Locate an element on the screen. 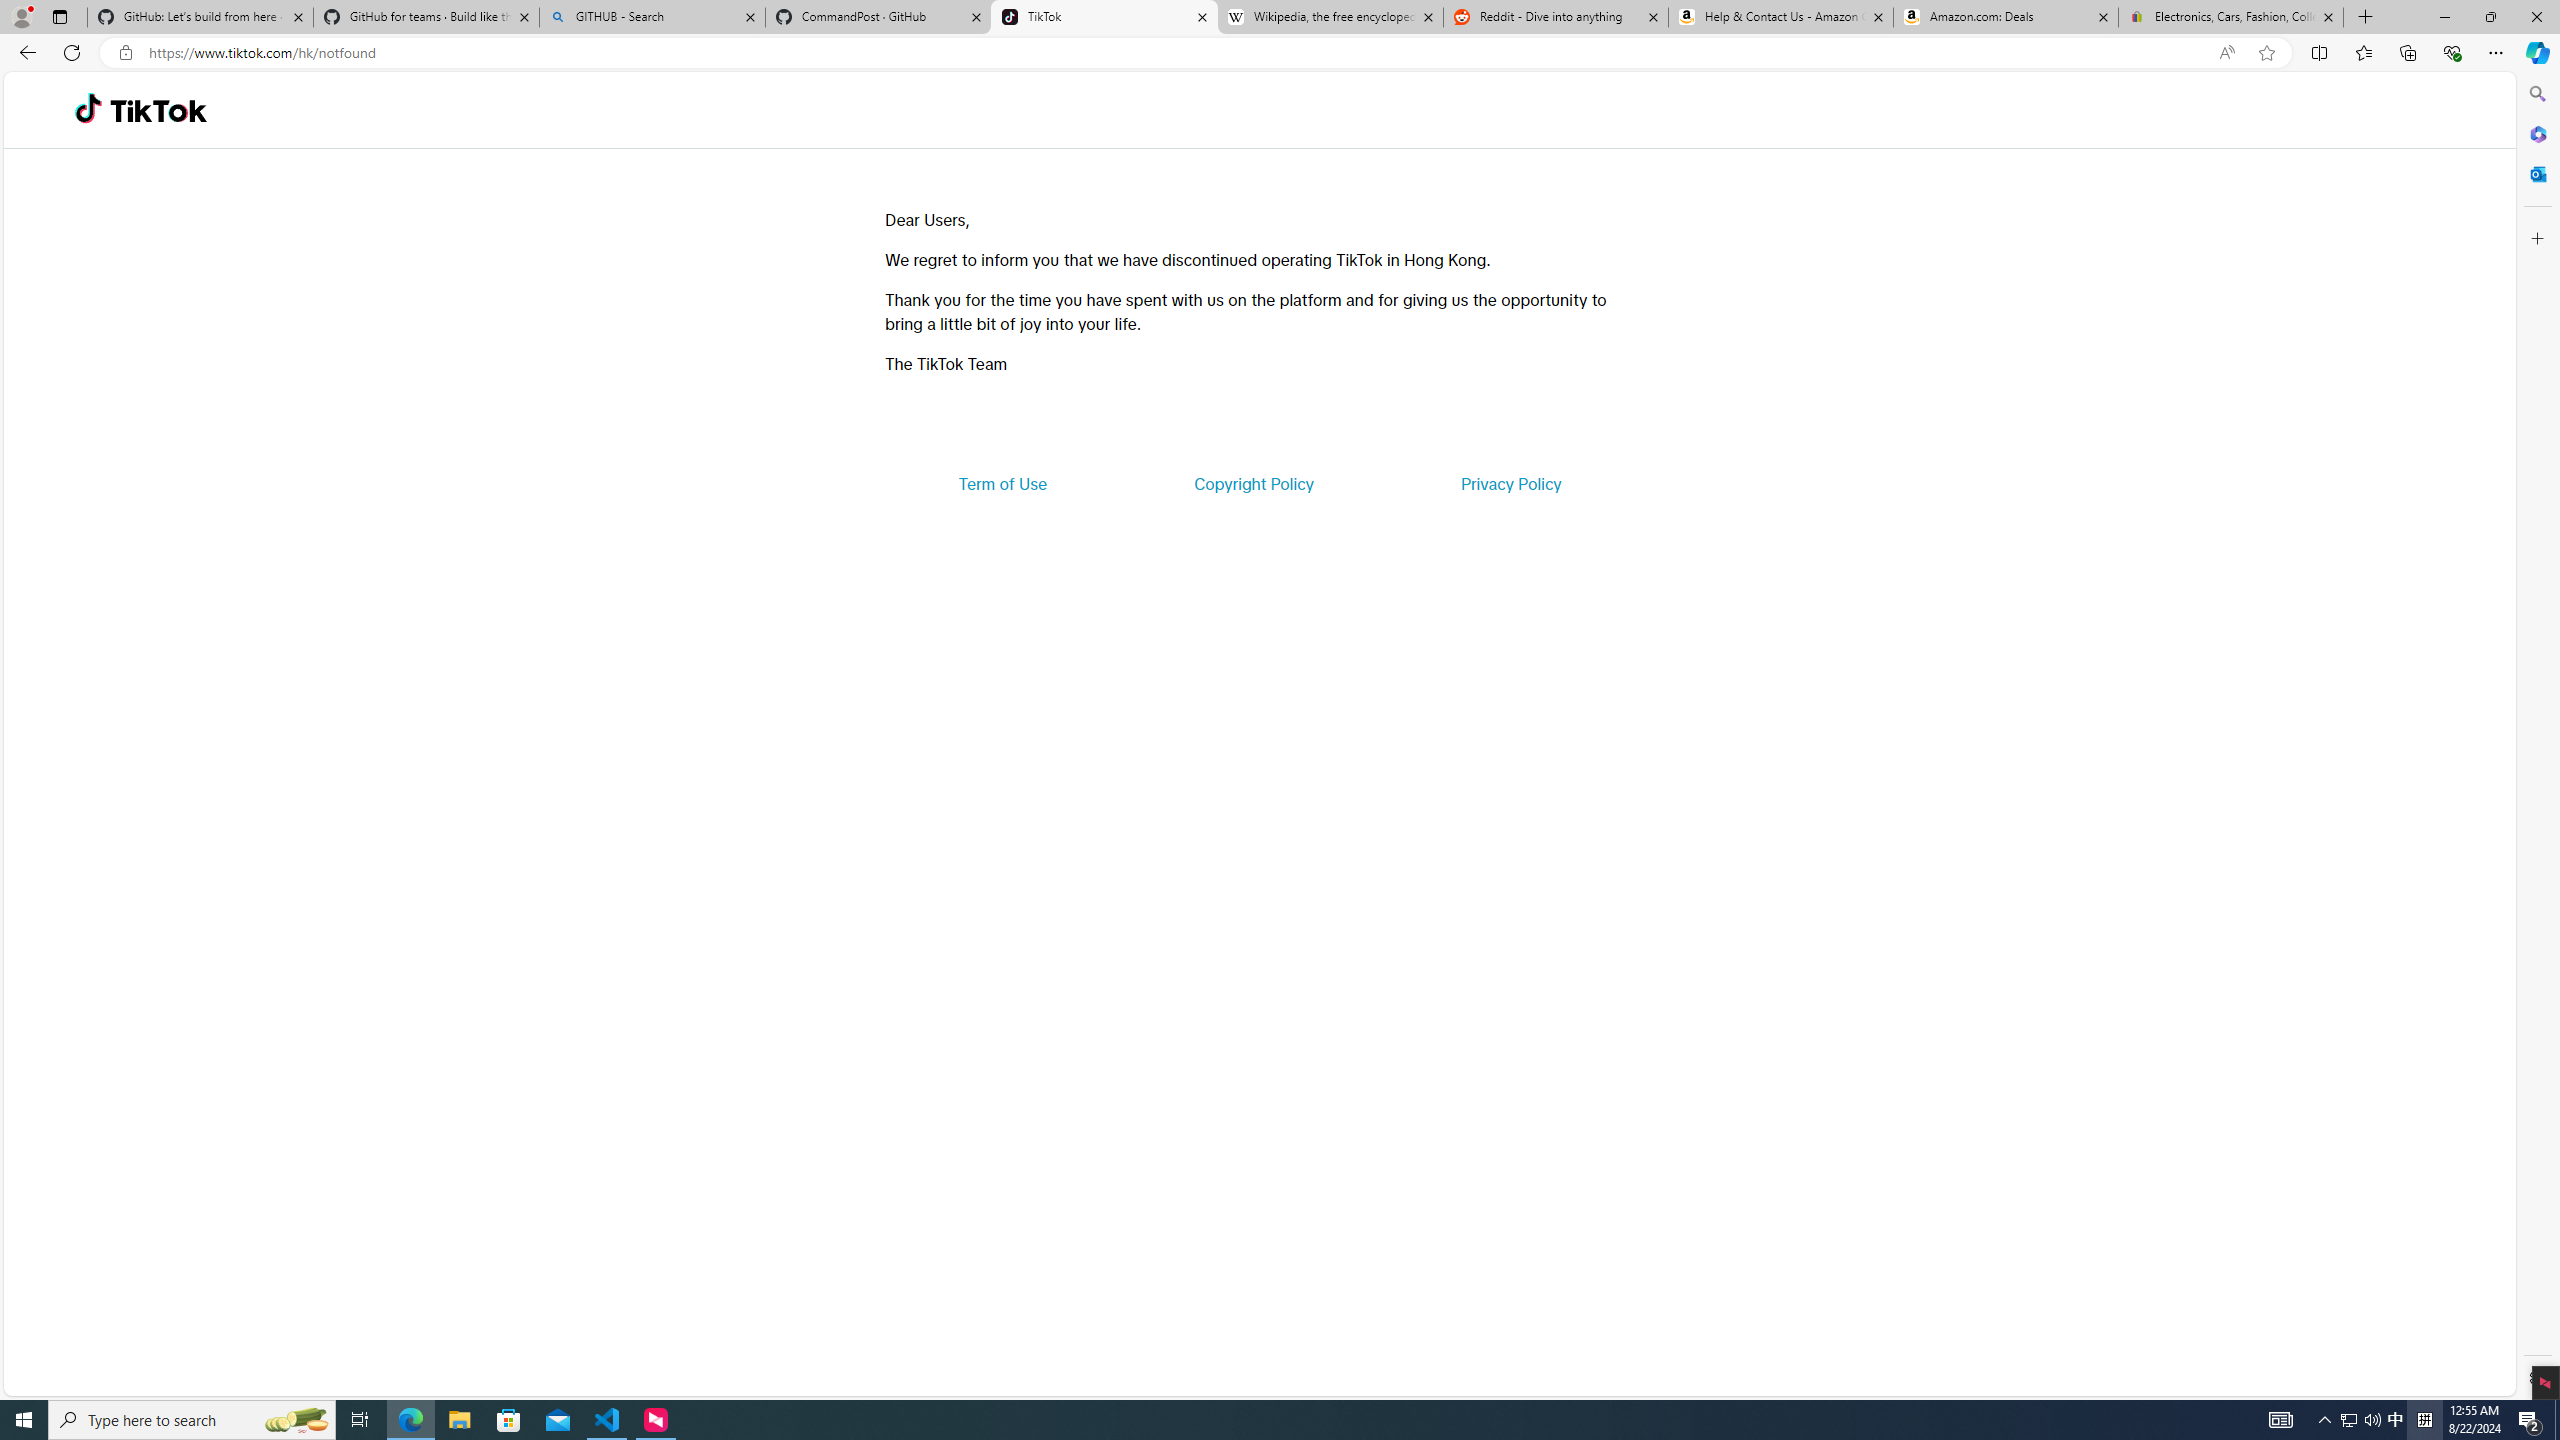 The width and height of the screenshot is (2560, 1440). 'Help & Contact Us - Amazon Customer Service' is located at coordinates (1780, 16).